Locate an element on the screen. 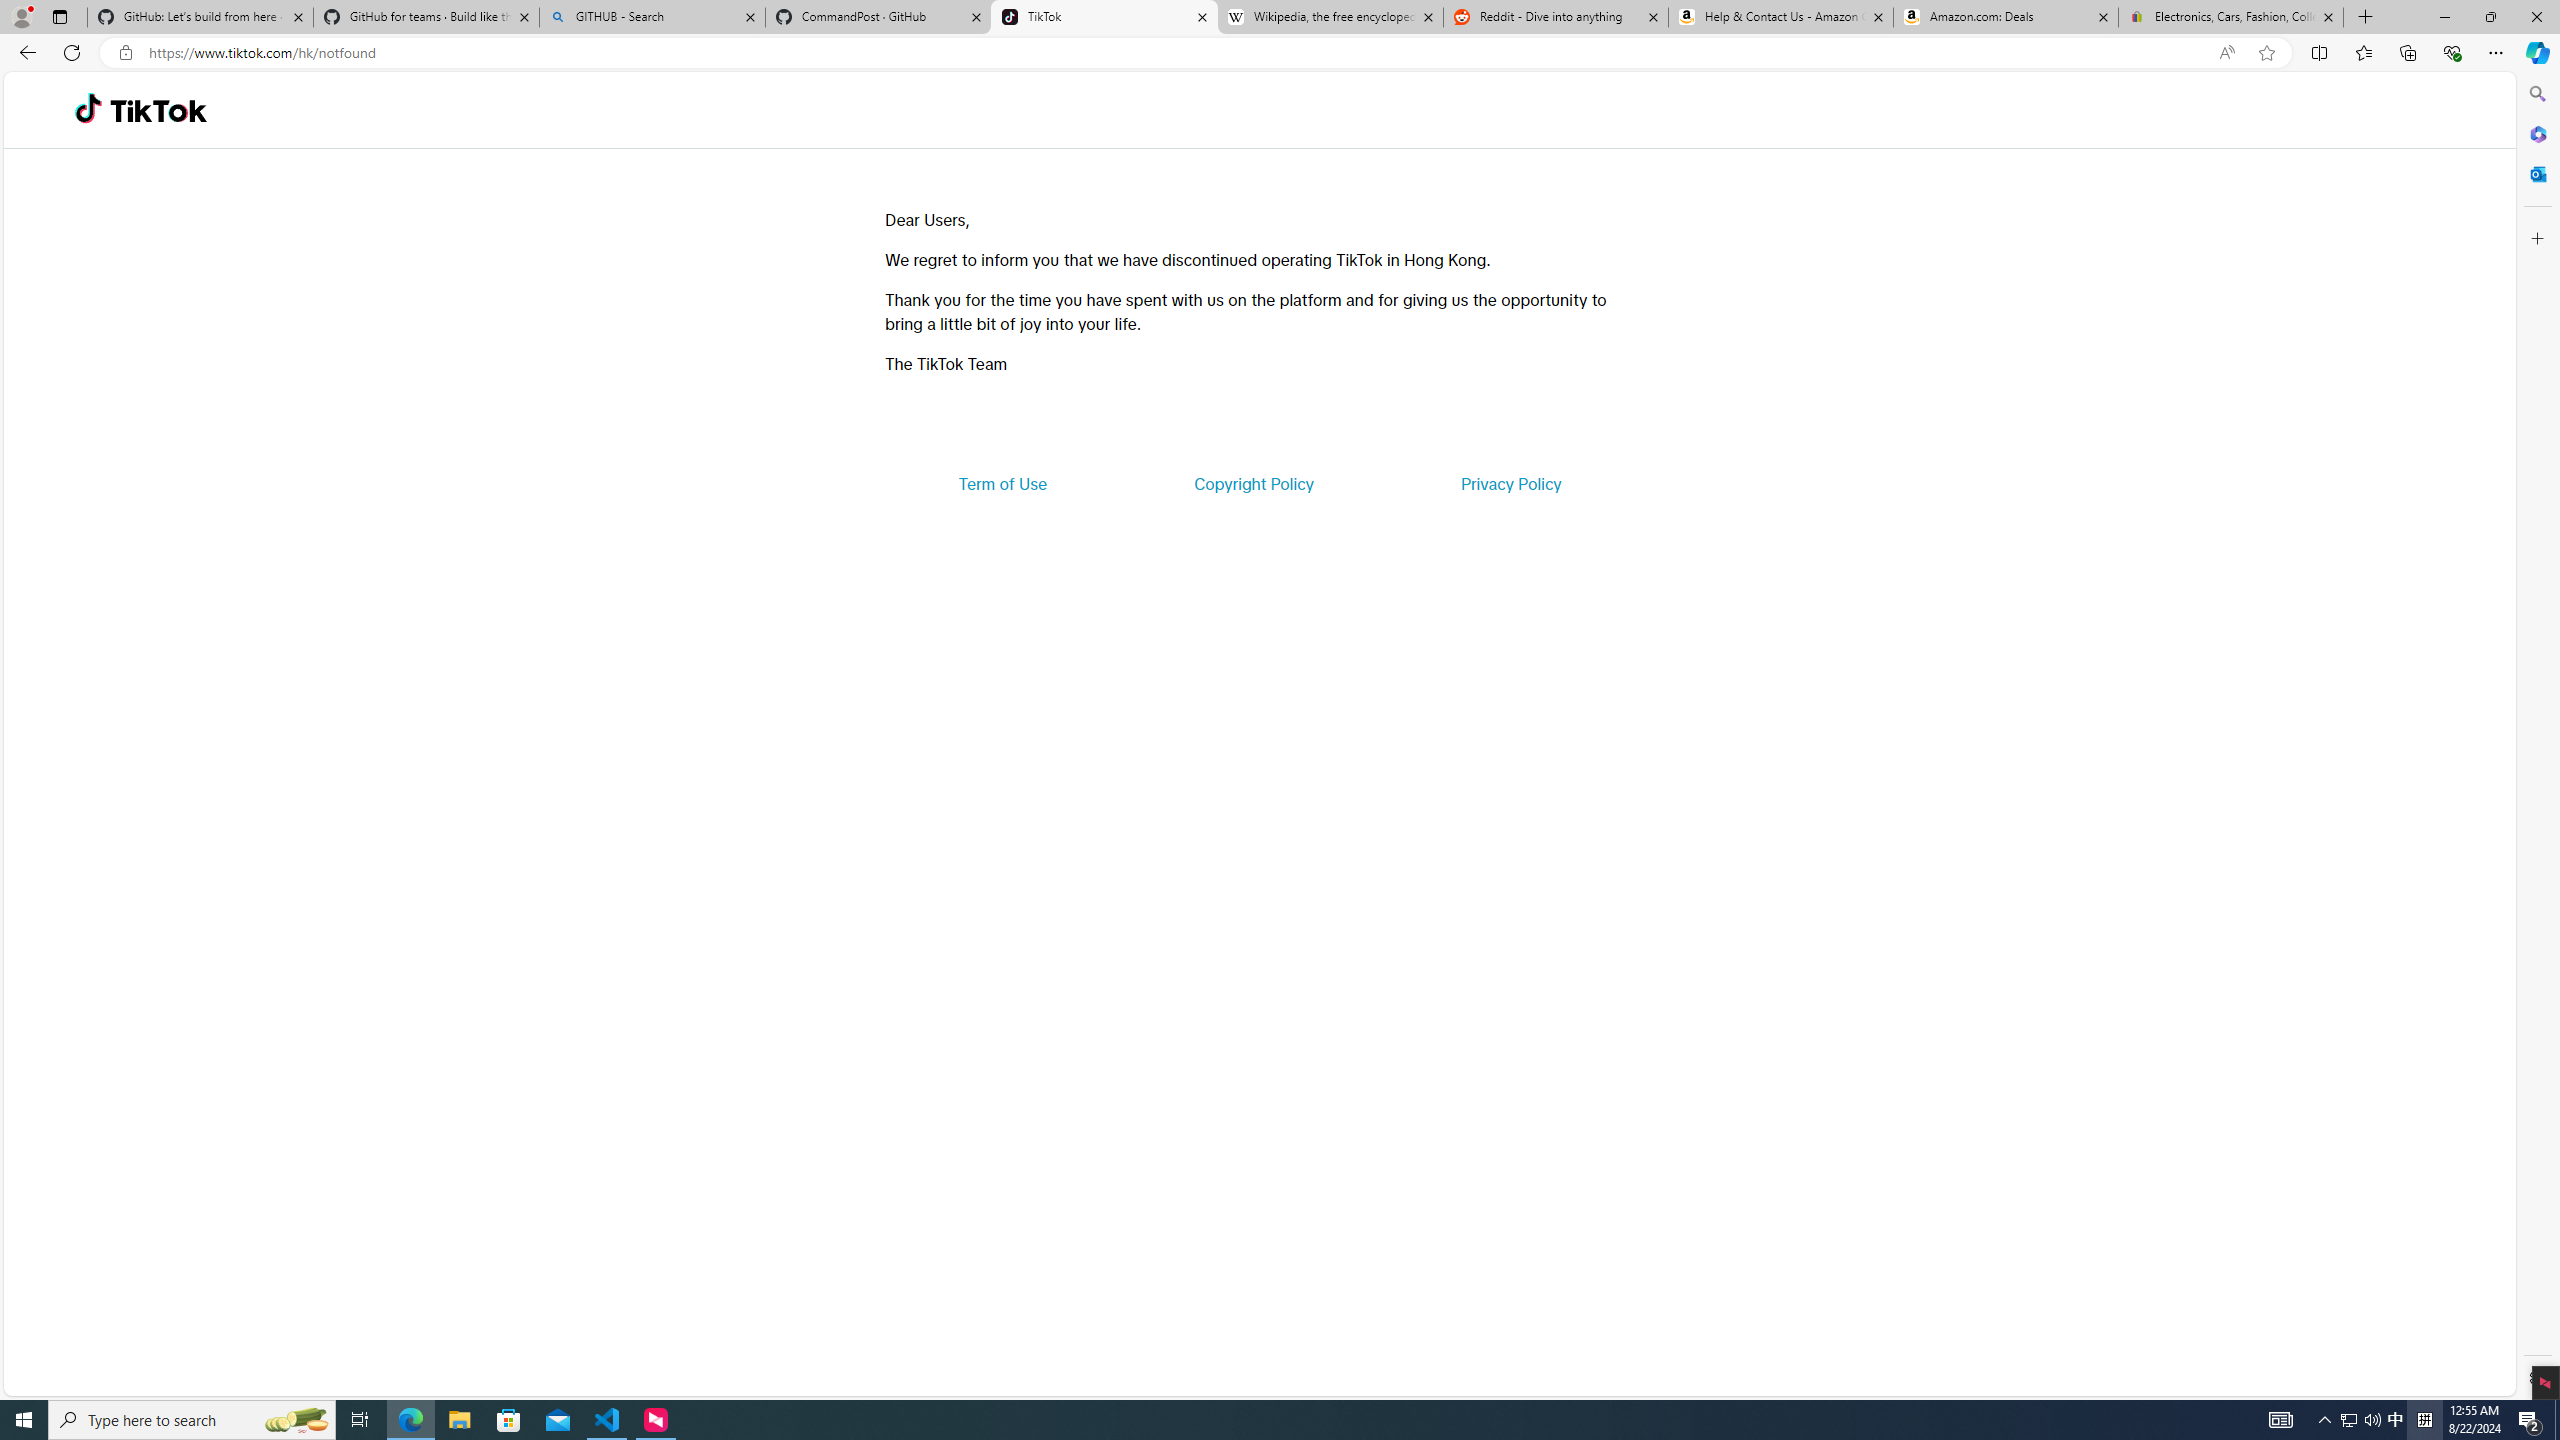 The width and height of the screenshot is (2560, 1440). 'Help & Contact Us - Amazon Customer Service' is located at coordinates (1780, 16).